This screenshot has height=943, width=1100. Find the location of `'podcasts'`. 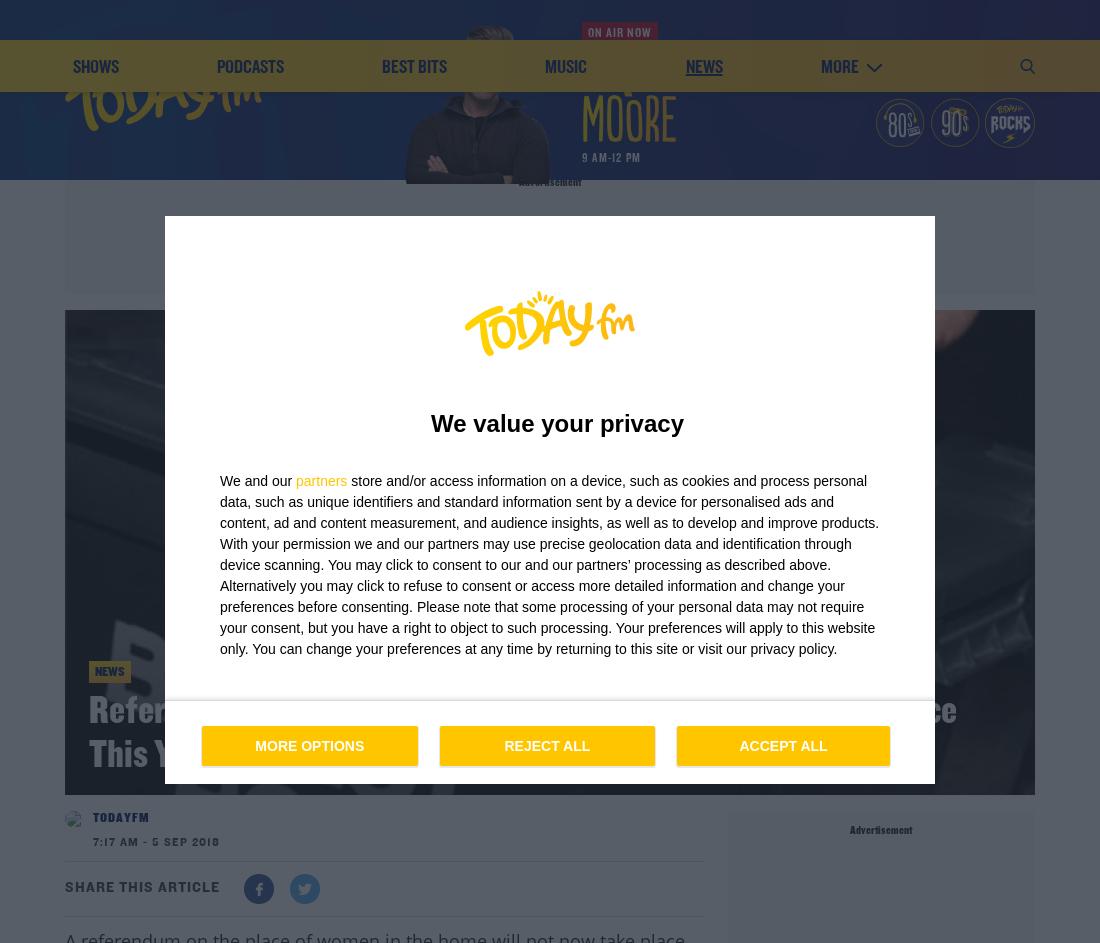

'podcasts' is located at coordinates (250, 207).